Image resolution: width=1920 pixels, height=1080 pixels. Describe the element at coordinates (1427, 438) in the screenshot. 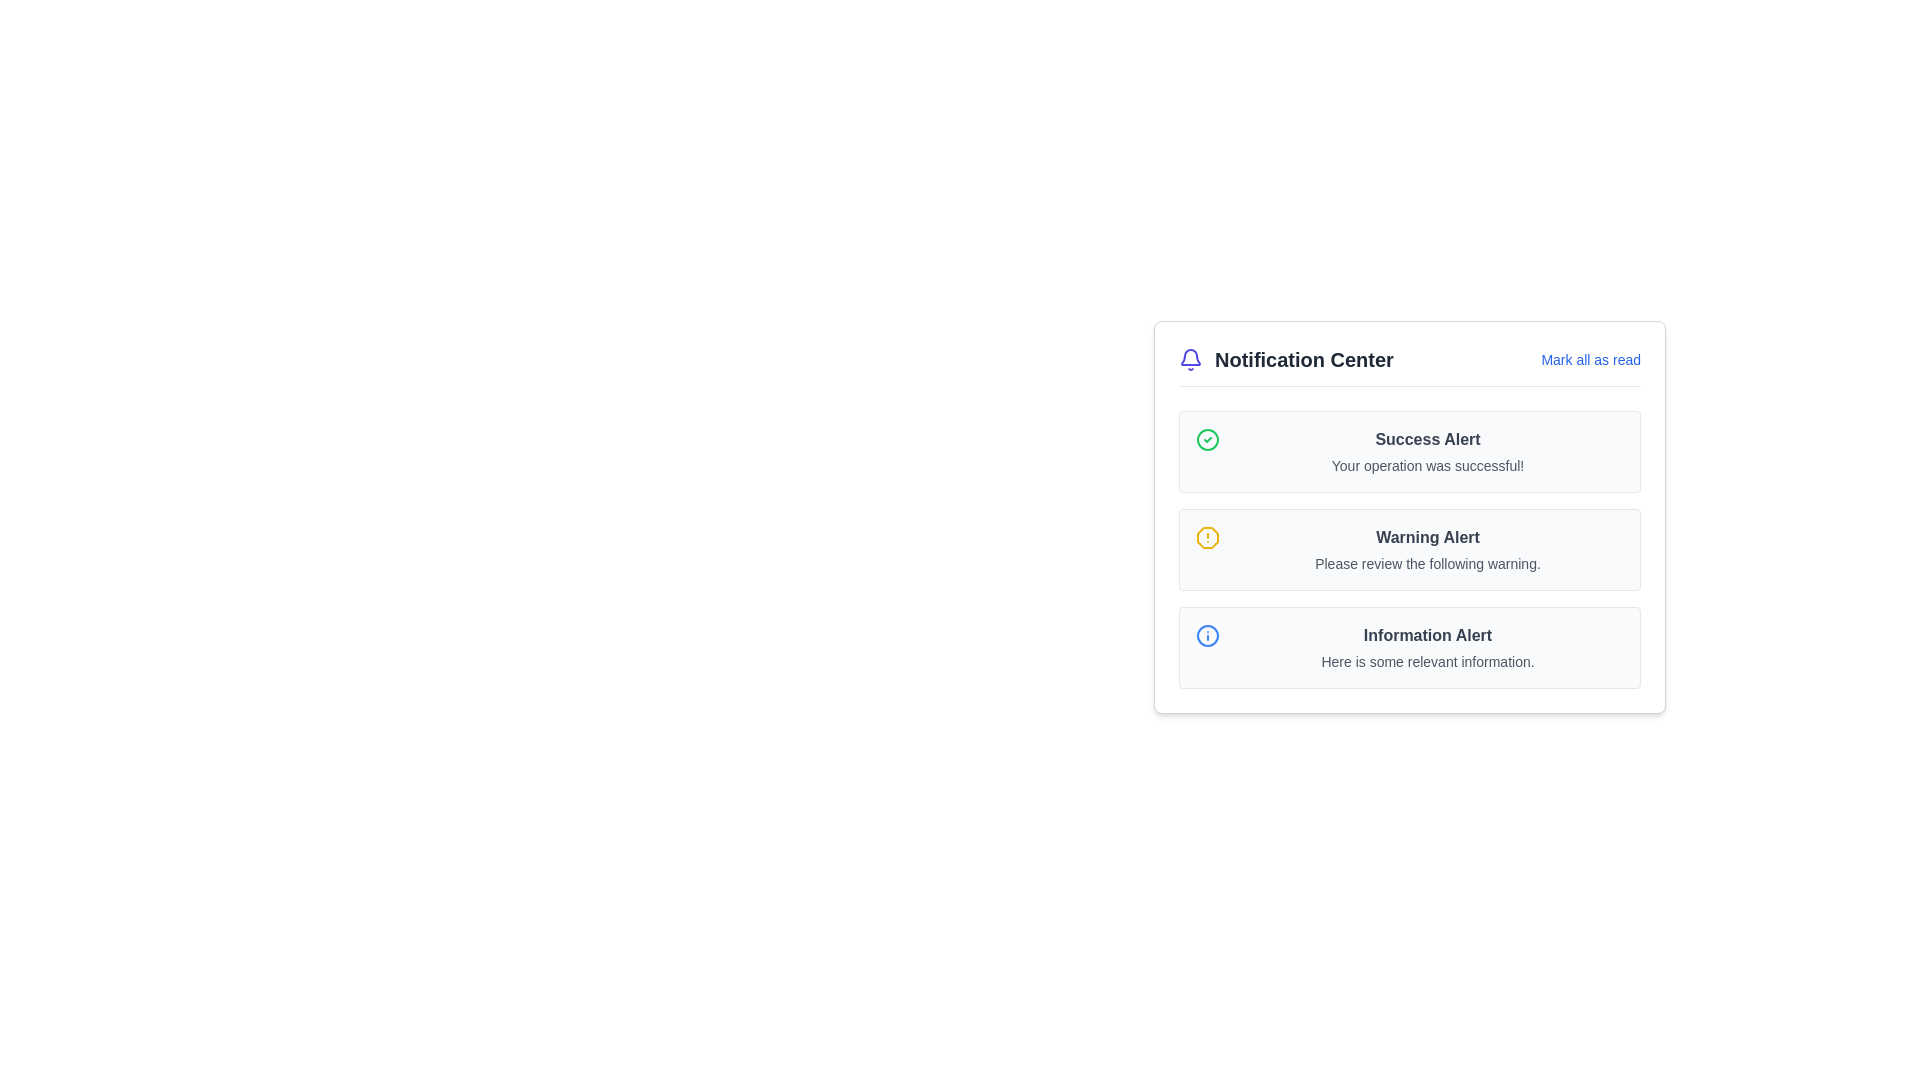

I see `the 'Success Alert' text label which is styled in bold gray color and is part of the notification interface, located in the first row of the notification list under 'Notification Center'` at that location.